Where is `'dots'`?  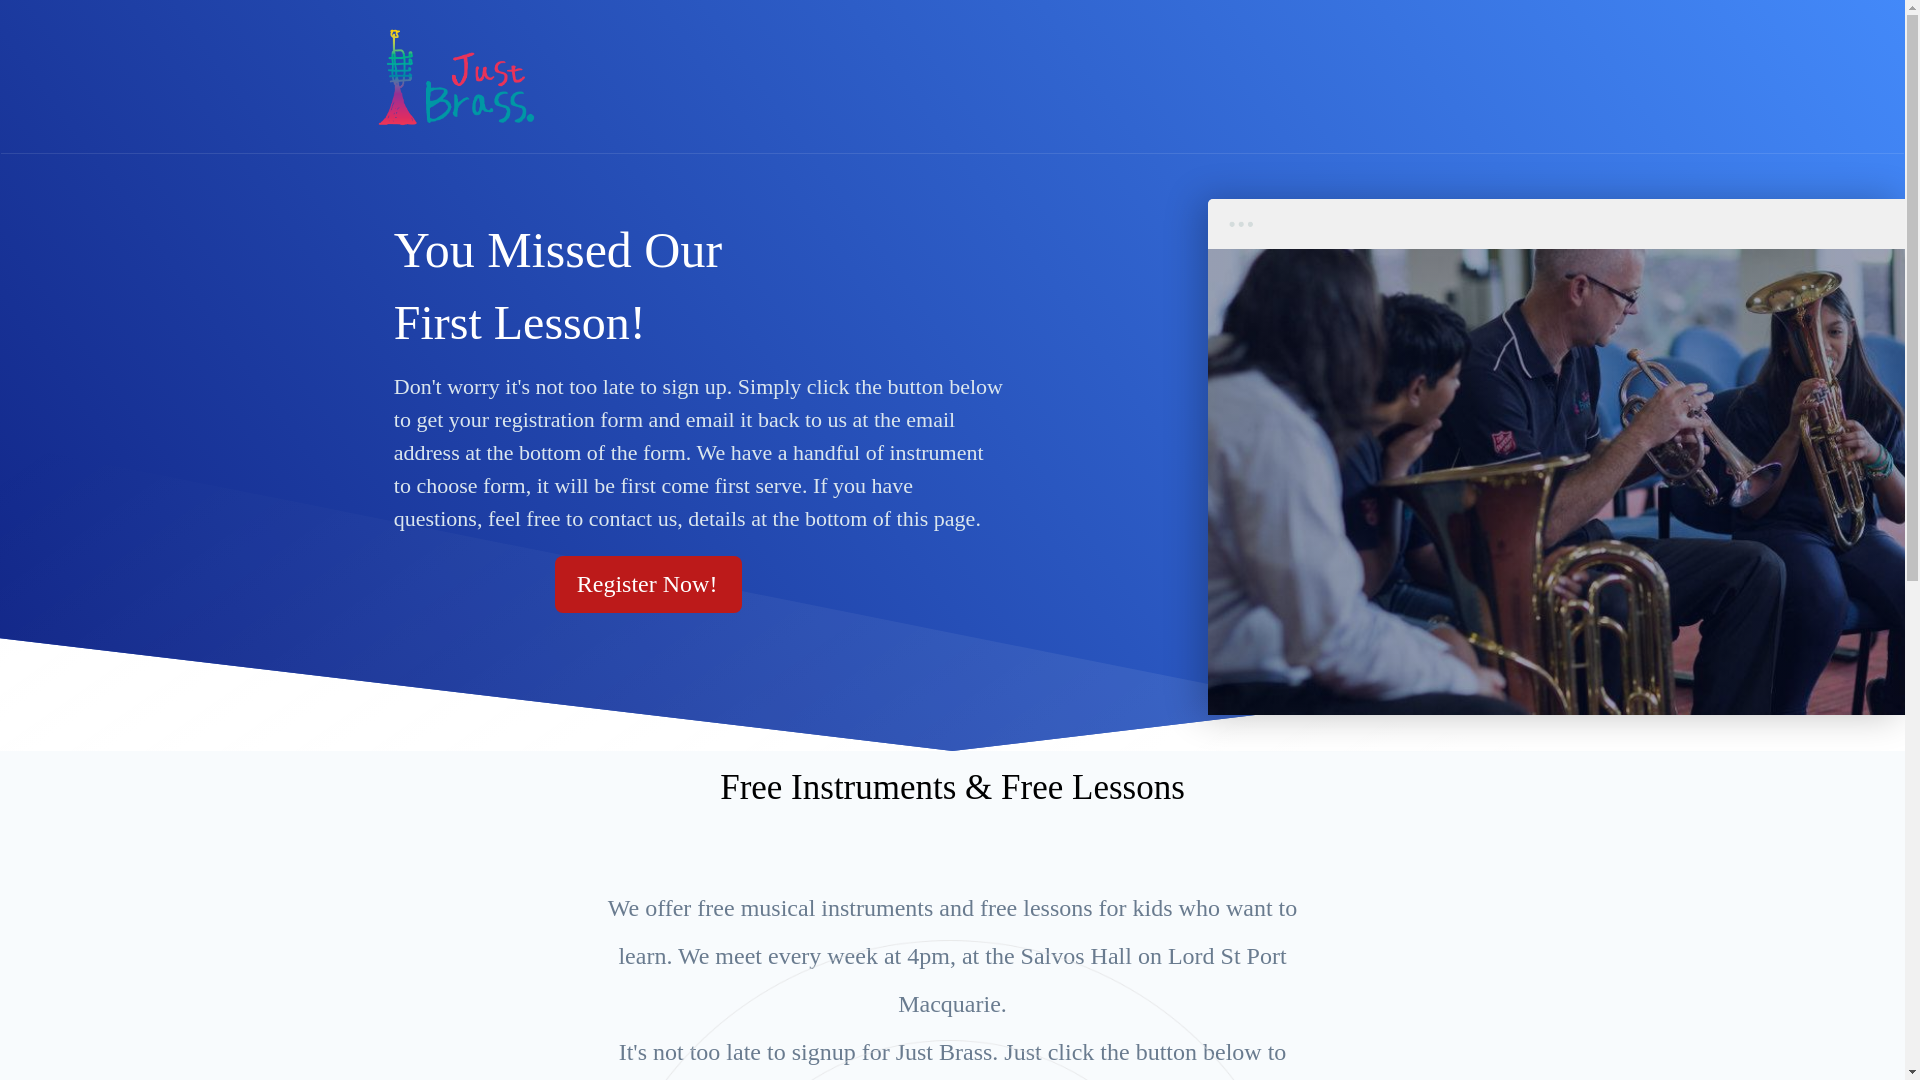
'dots' is located at coordinates (1240, 223).